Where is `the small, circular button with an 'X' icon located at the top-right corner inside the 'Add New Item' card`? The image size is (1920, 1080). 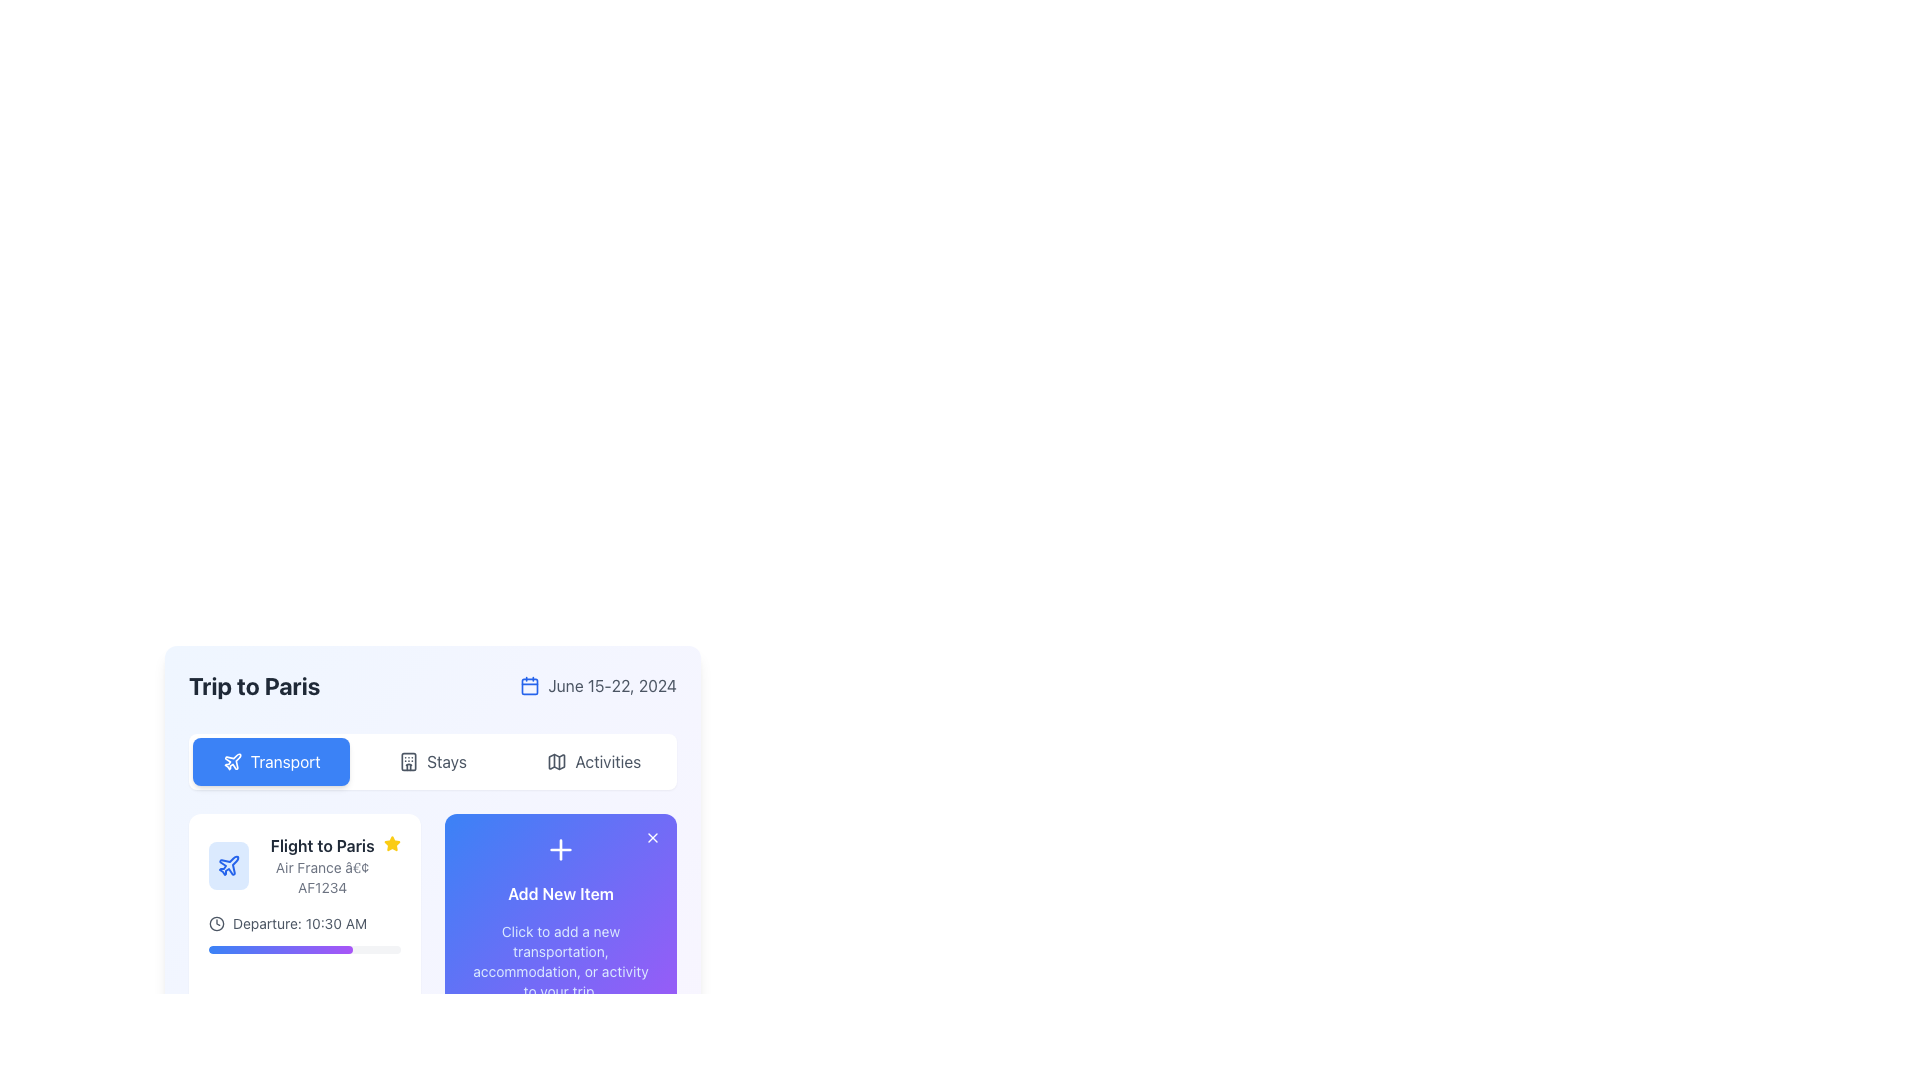
the small, circular button with an 'X' icon located at the top-right corner inside the 'Add New Item' card is located at coordinates (652, 837).